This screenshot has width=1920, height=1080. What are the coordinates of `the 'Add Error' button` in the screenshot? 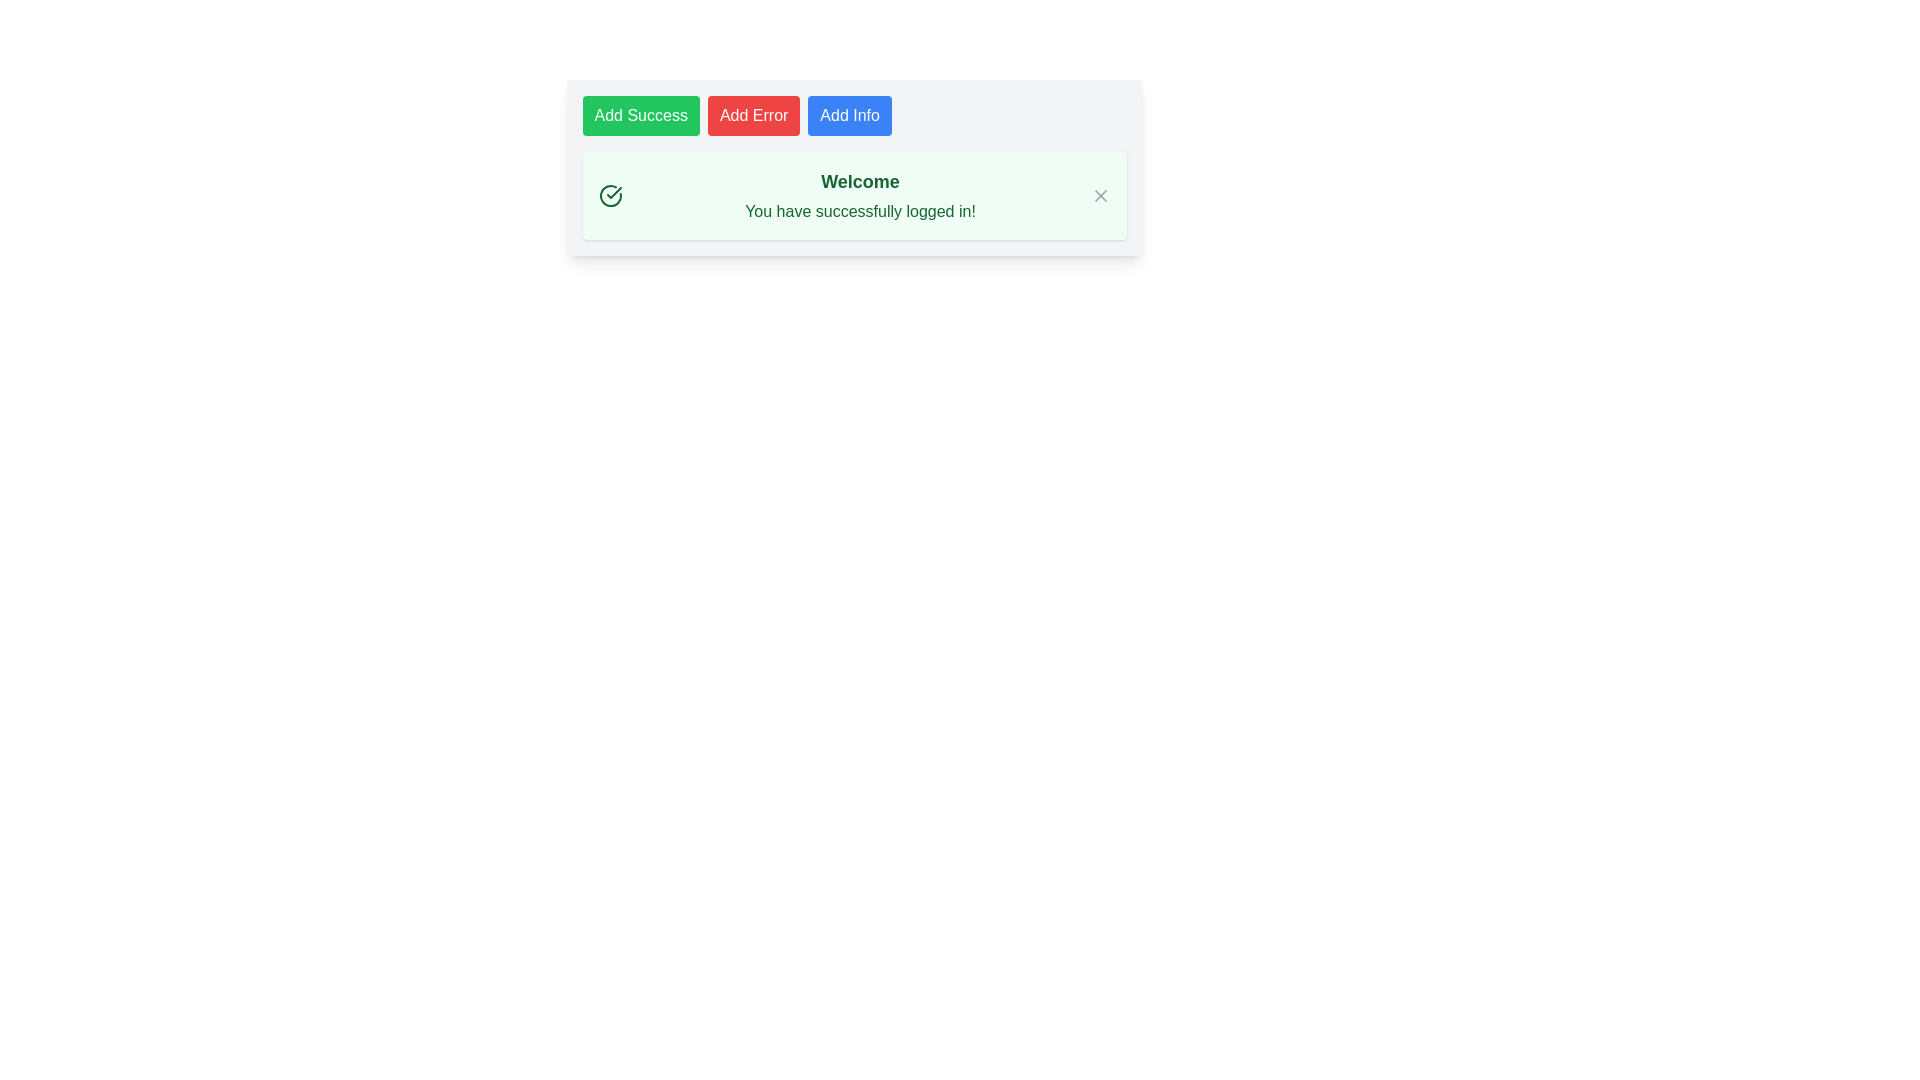 It's located at (753, 115).